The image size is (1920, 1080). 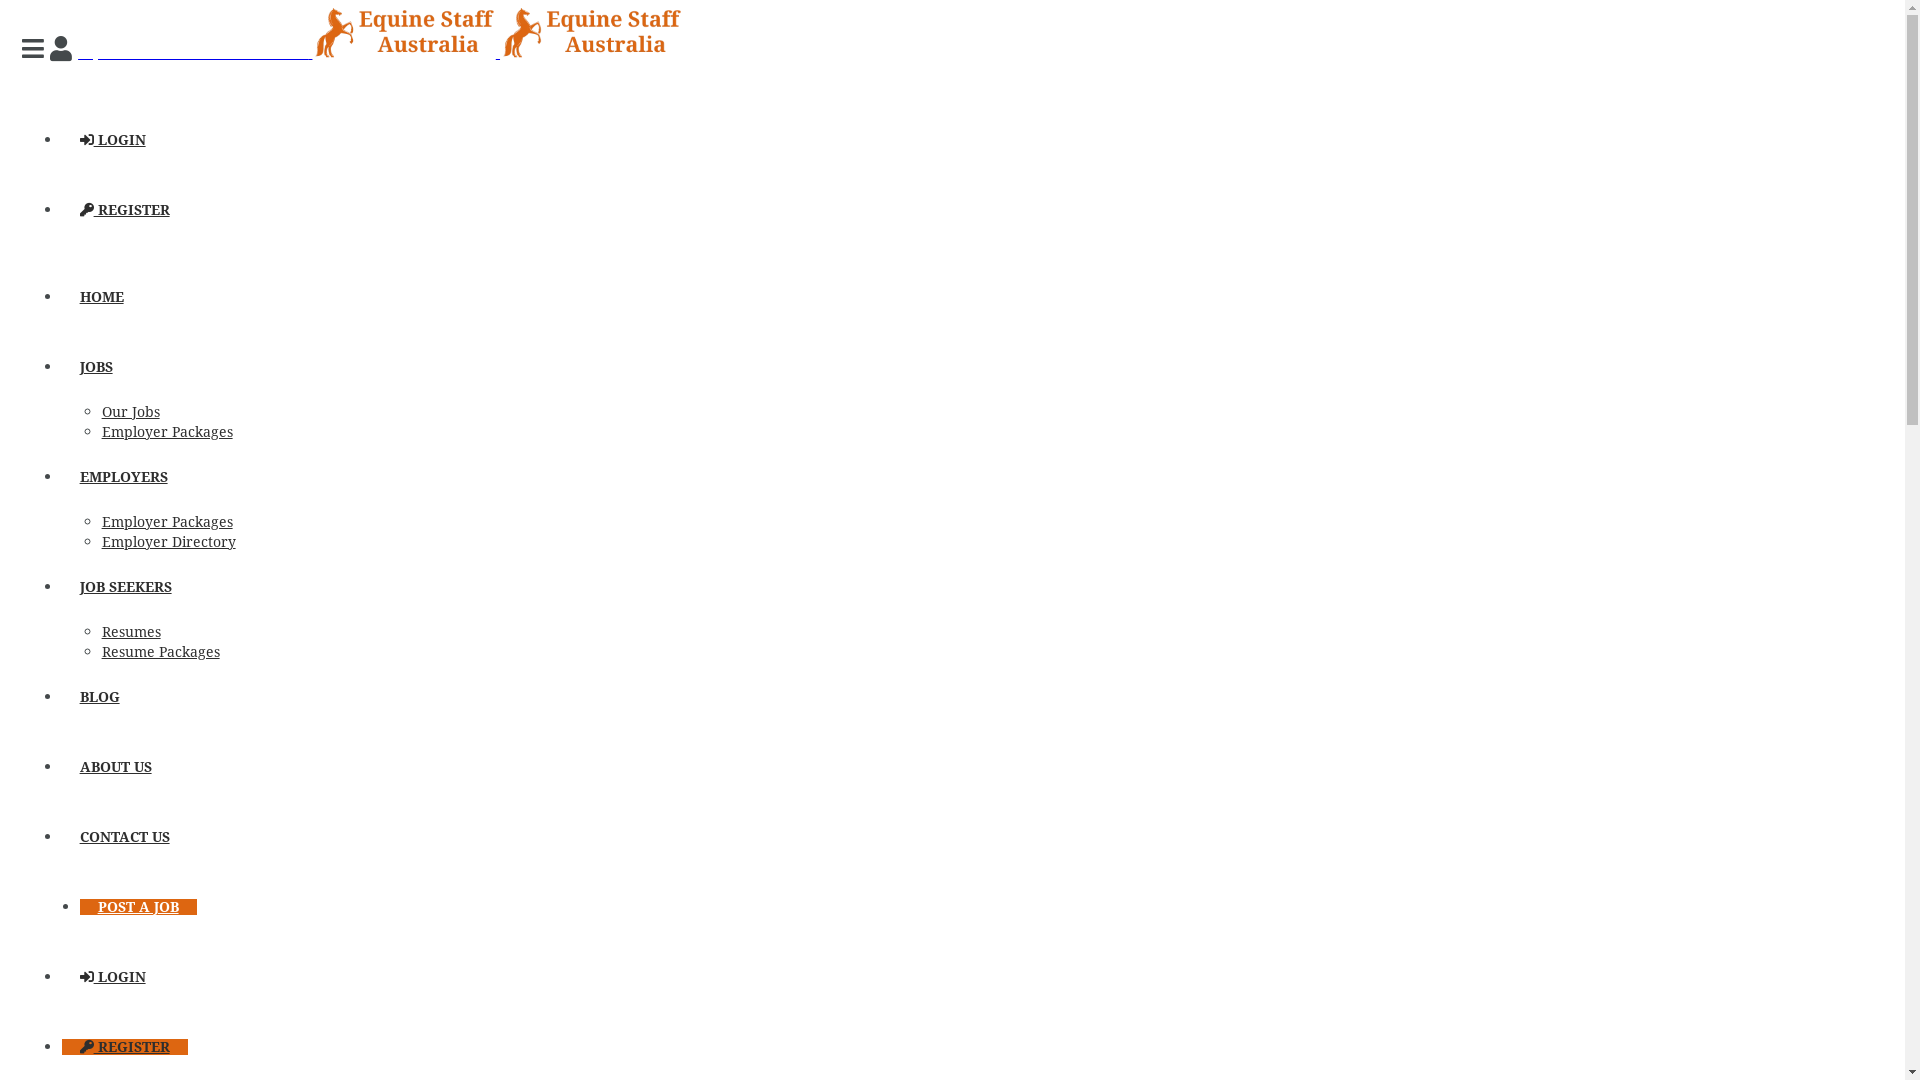 I want to click on 'Navigation', so click(x=35, y=48).